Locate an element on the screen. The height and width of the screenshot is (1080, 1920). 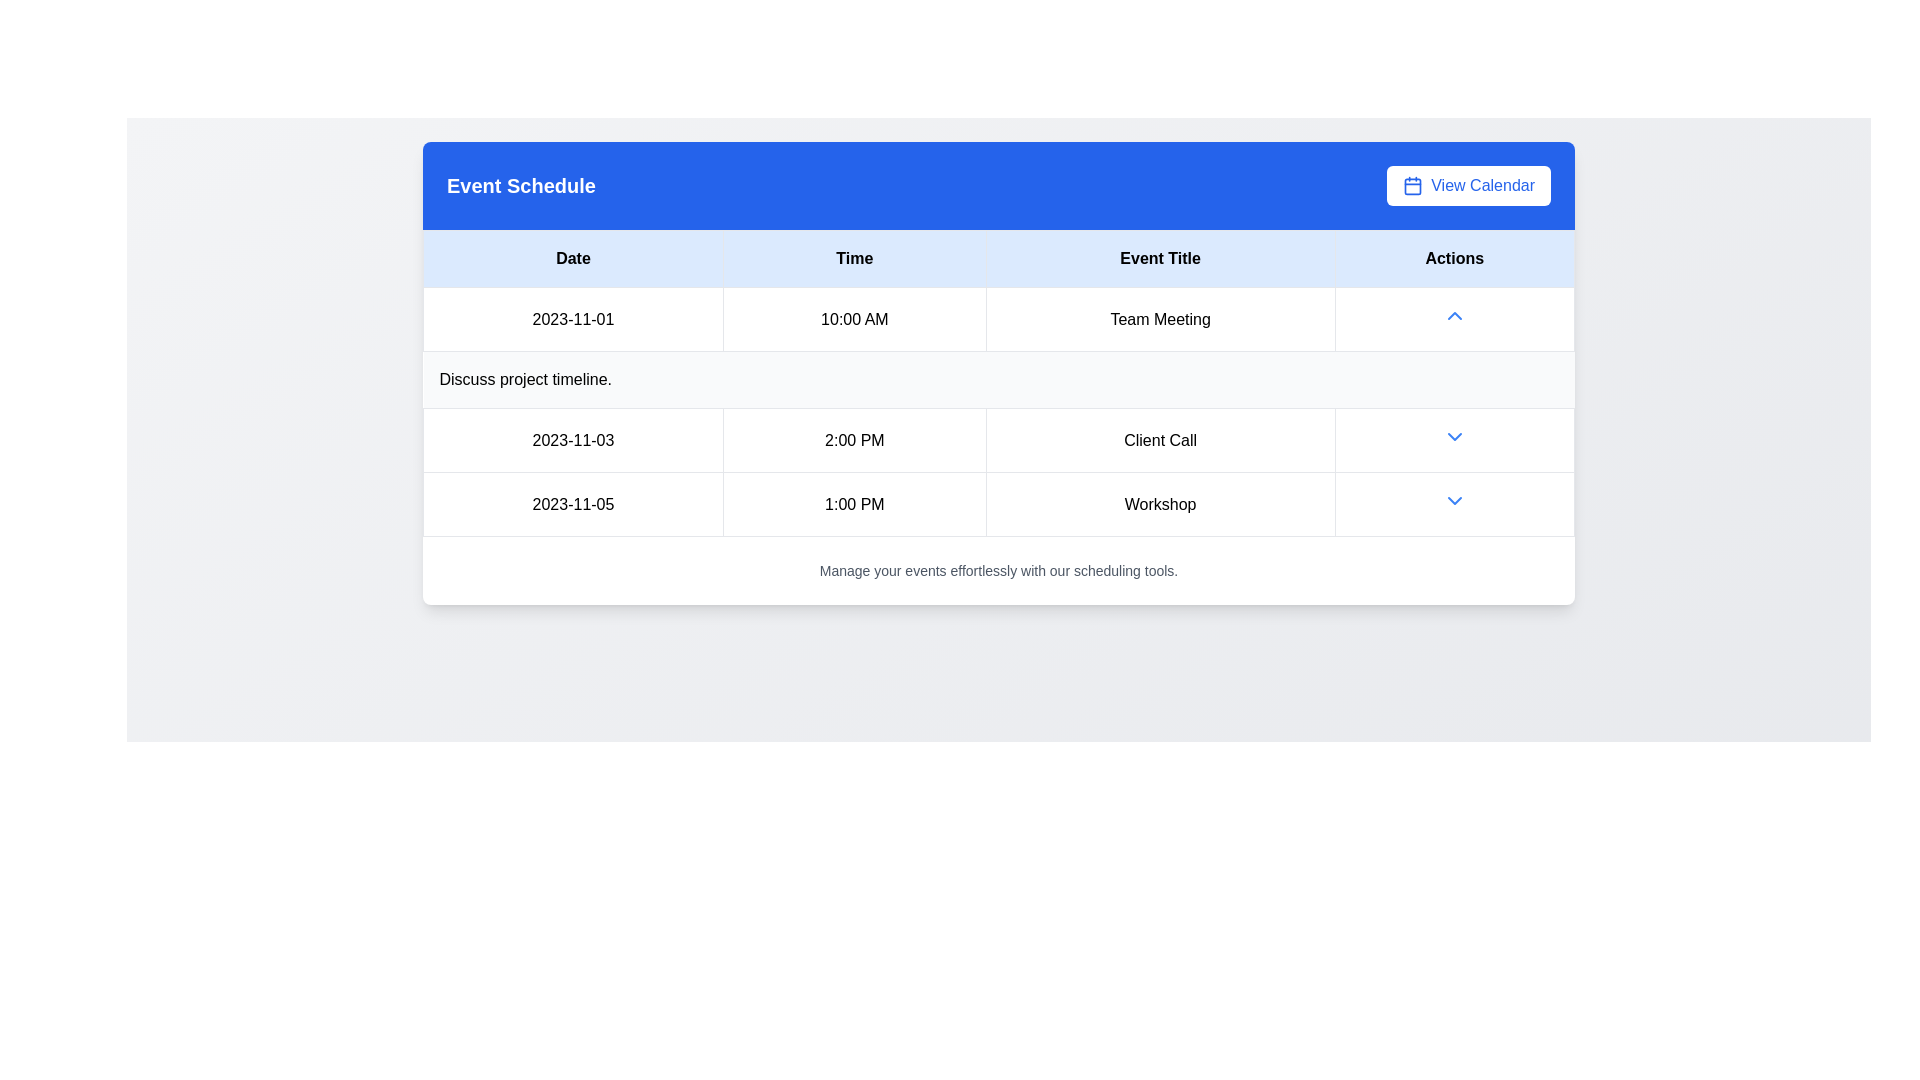
the 'Event Title' header text label, which is the third column in the header section of the table, positioned between 'Time' and 'Actions' is located at coordinates (1160, 257).